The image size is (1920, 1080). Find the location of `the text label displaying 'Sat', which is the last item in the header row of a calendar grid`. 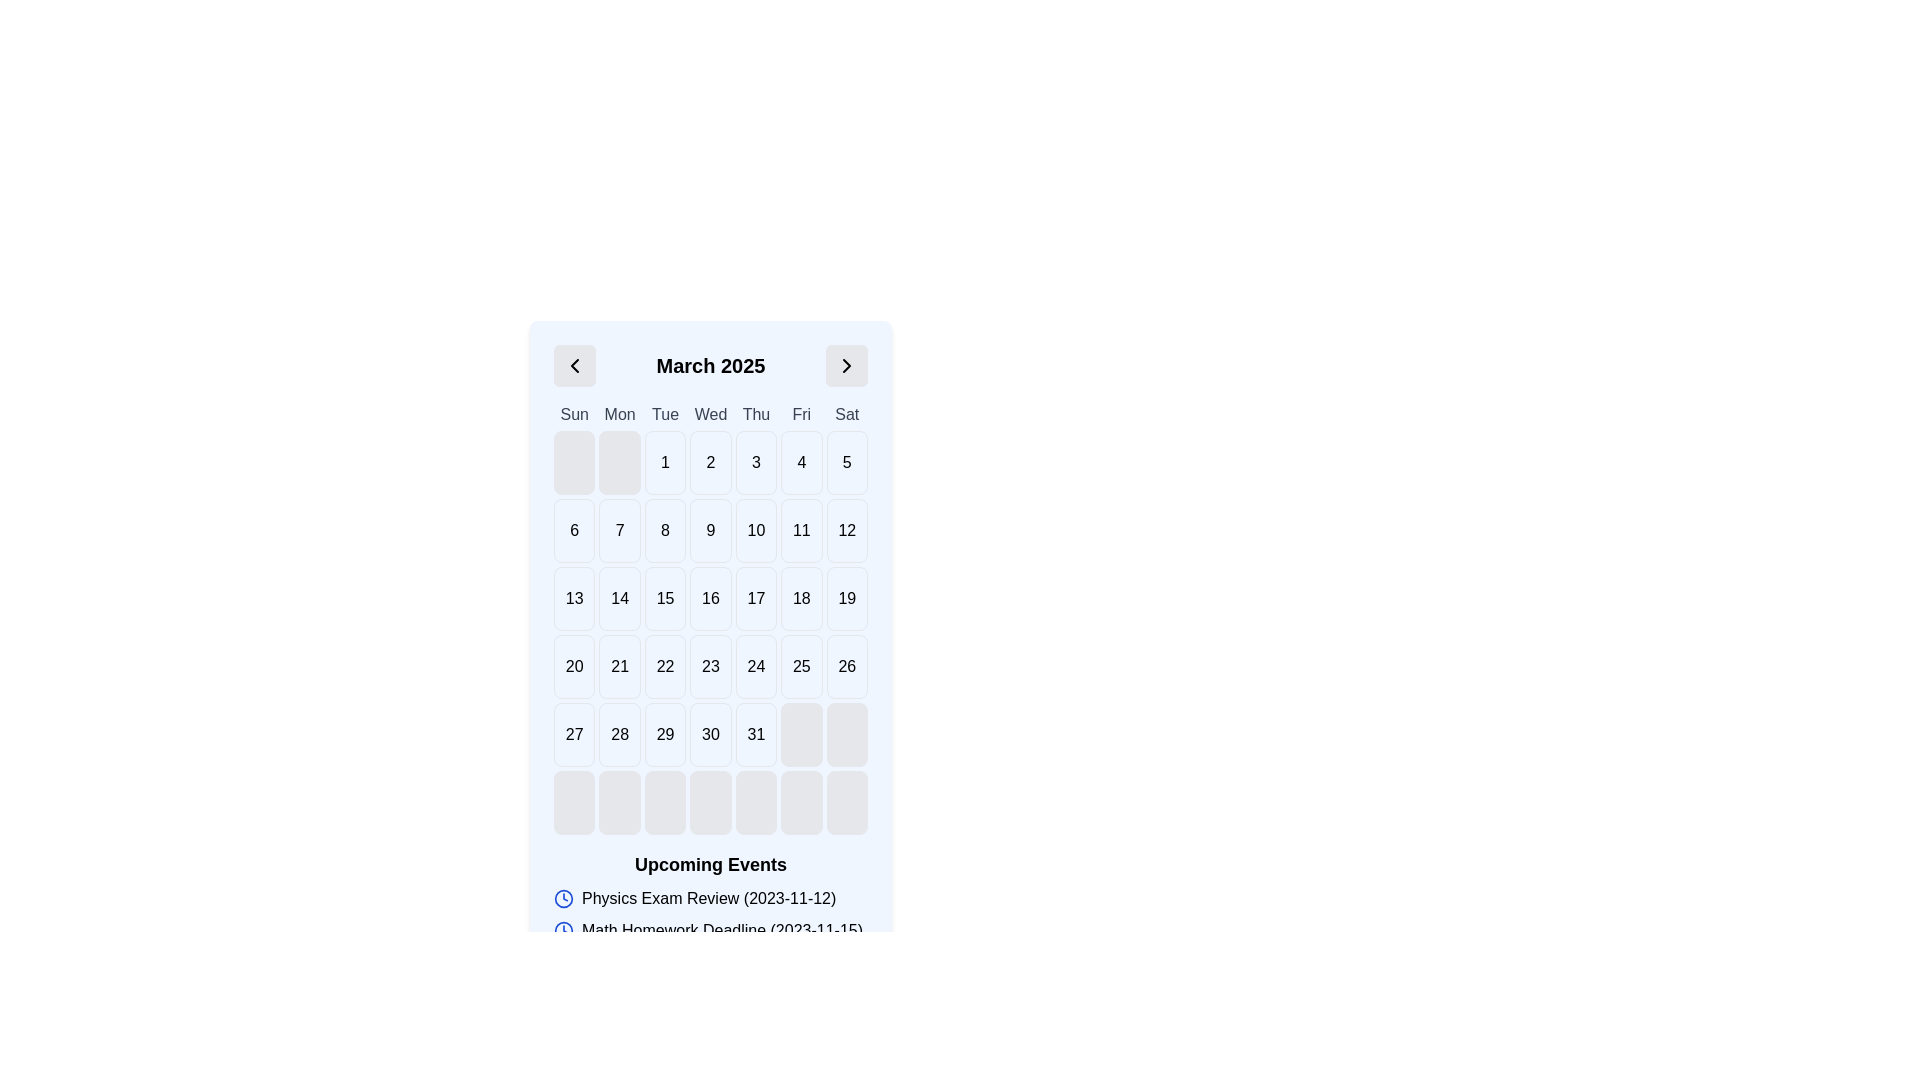

the text label displaying 'Sat', which is the last item in the header row of a calendar grid is located at coordinates (847, 414).